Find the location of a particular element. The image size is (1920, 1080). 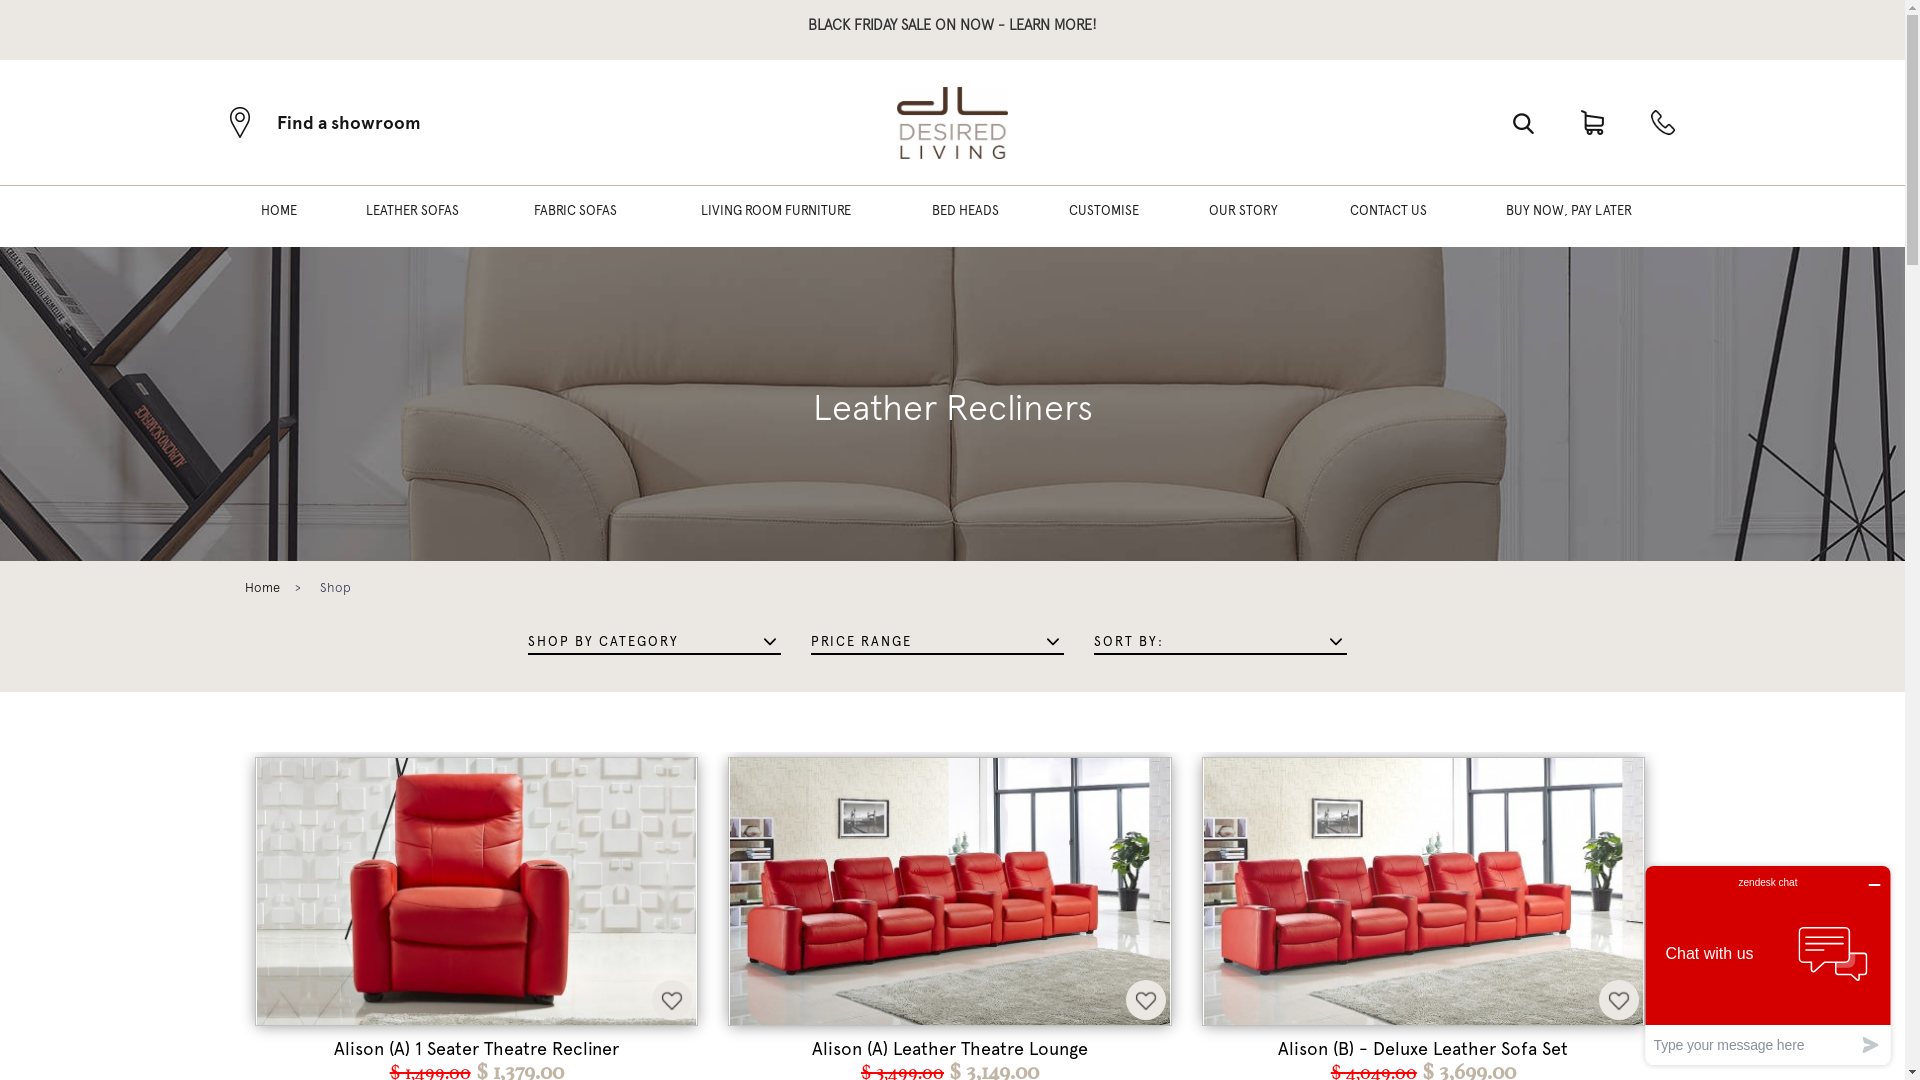

'Find a showroom' is located at coordinates (325, 122).